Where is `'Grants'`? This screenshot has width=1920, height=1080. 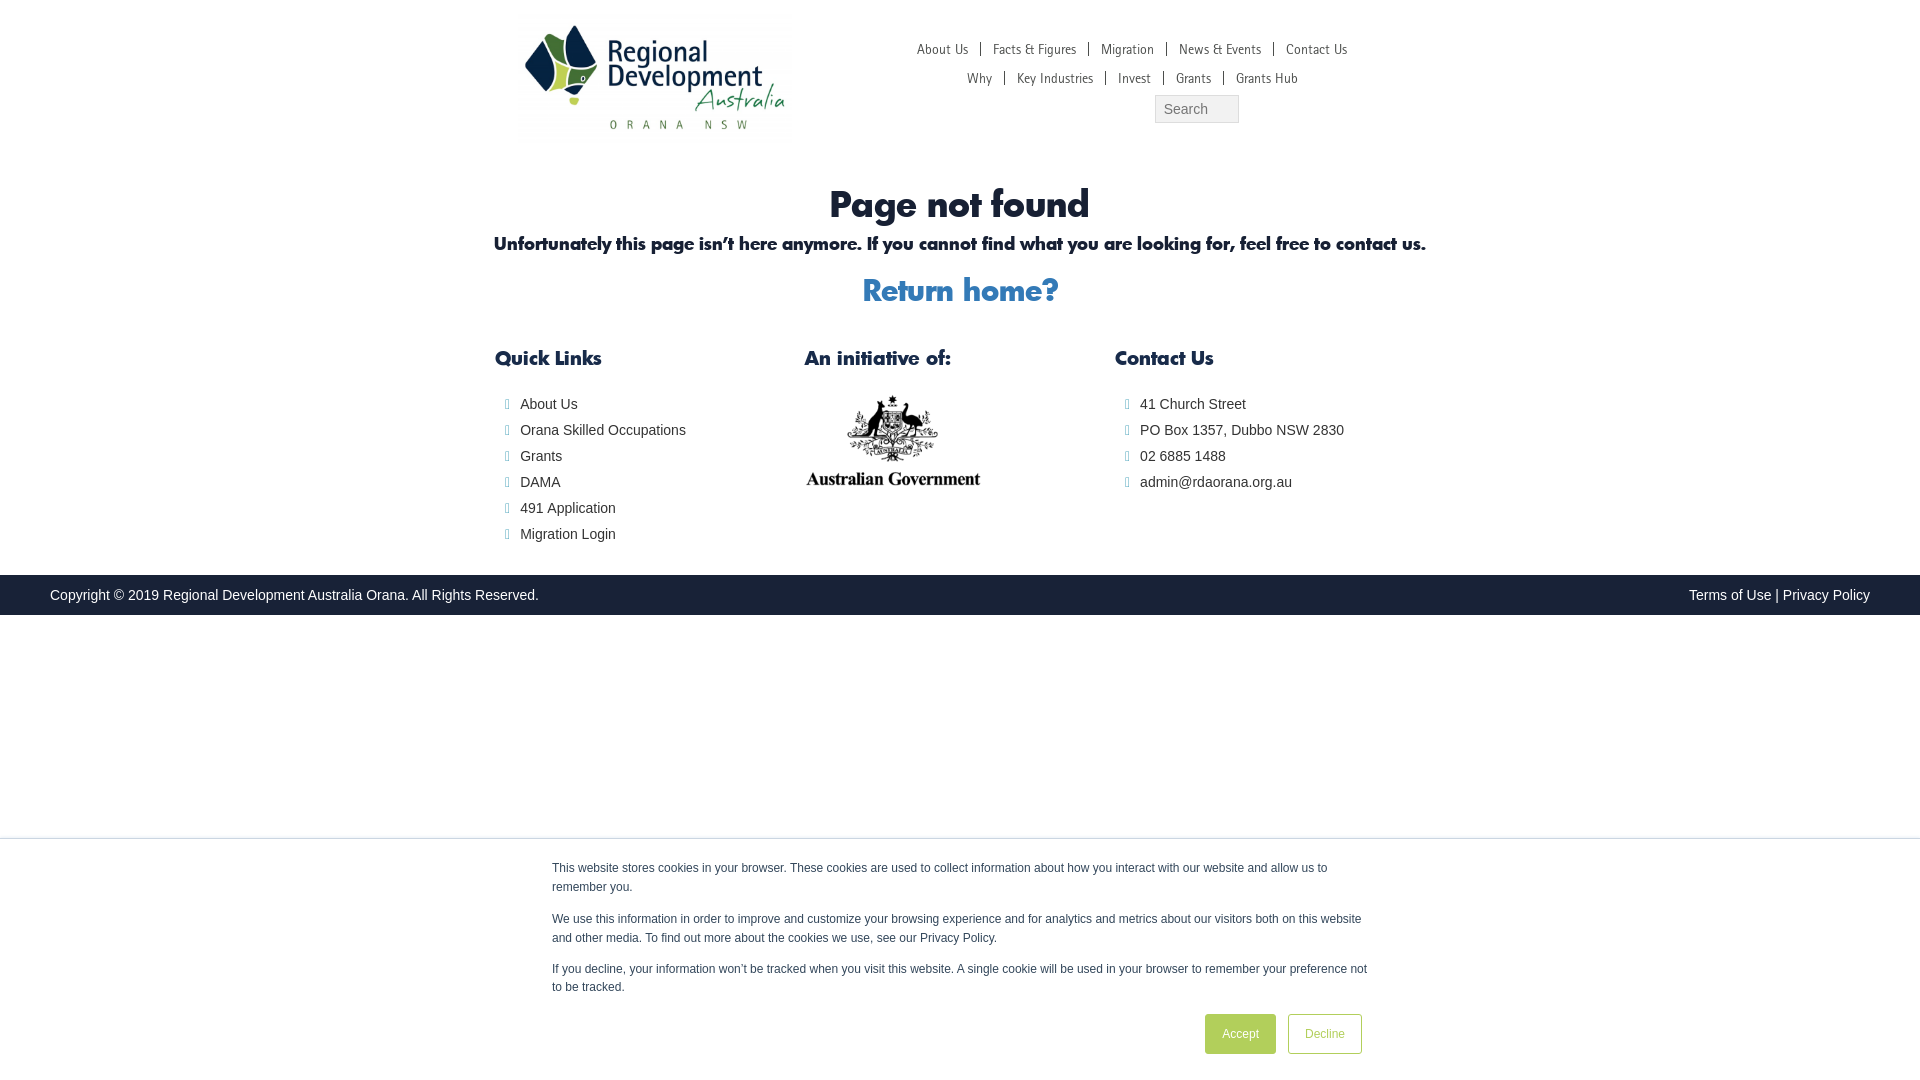
'Grants' is located at coordinates (541, 455).